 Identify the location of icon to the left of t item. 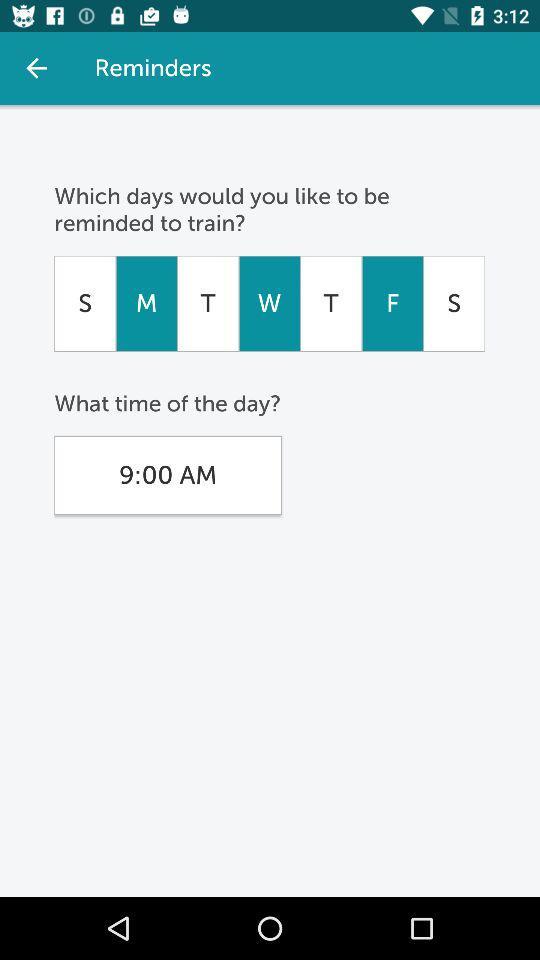
(145, 303).